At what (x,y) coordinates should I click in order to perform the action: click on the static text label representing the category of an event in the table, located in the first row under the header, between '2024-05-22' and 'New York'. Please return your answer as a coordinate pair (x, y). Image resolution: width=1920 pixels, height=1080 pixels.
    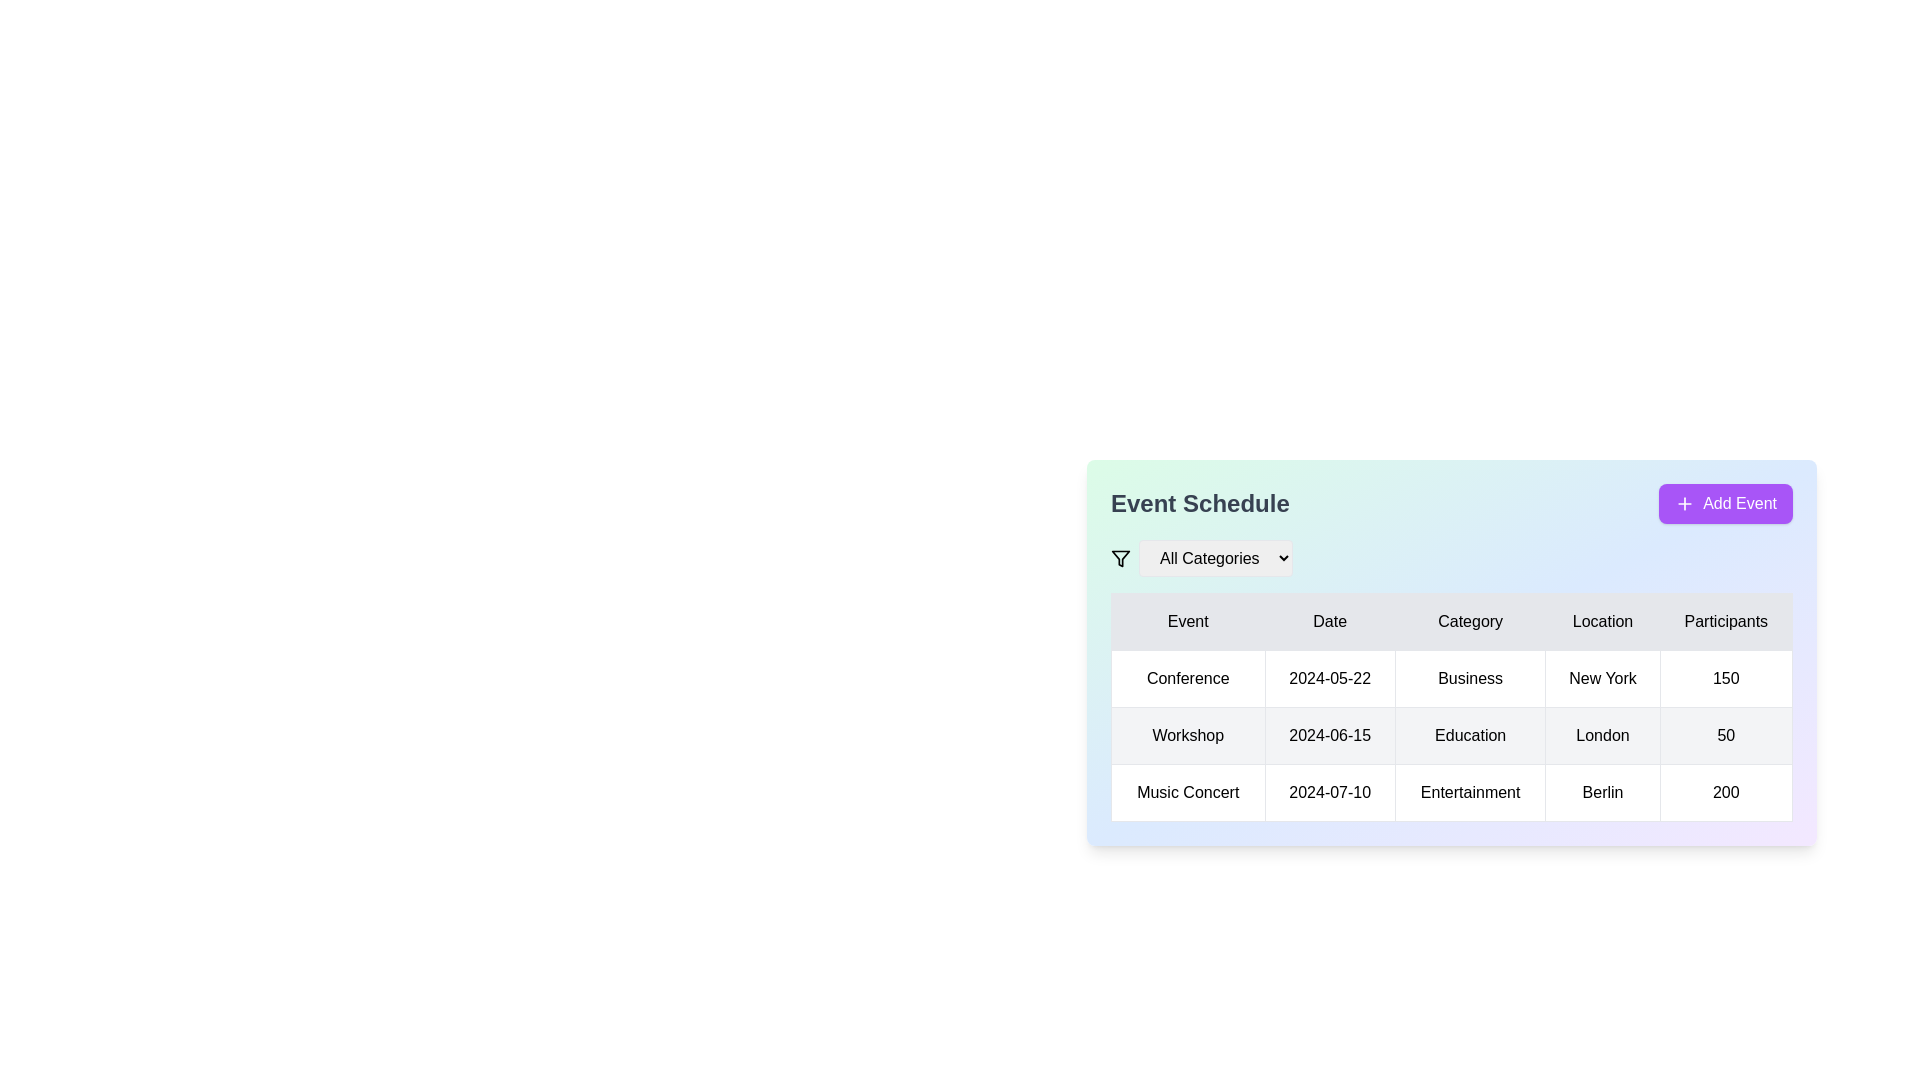
    Looking at the image, I should click on (1470, 677).